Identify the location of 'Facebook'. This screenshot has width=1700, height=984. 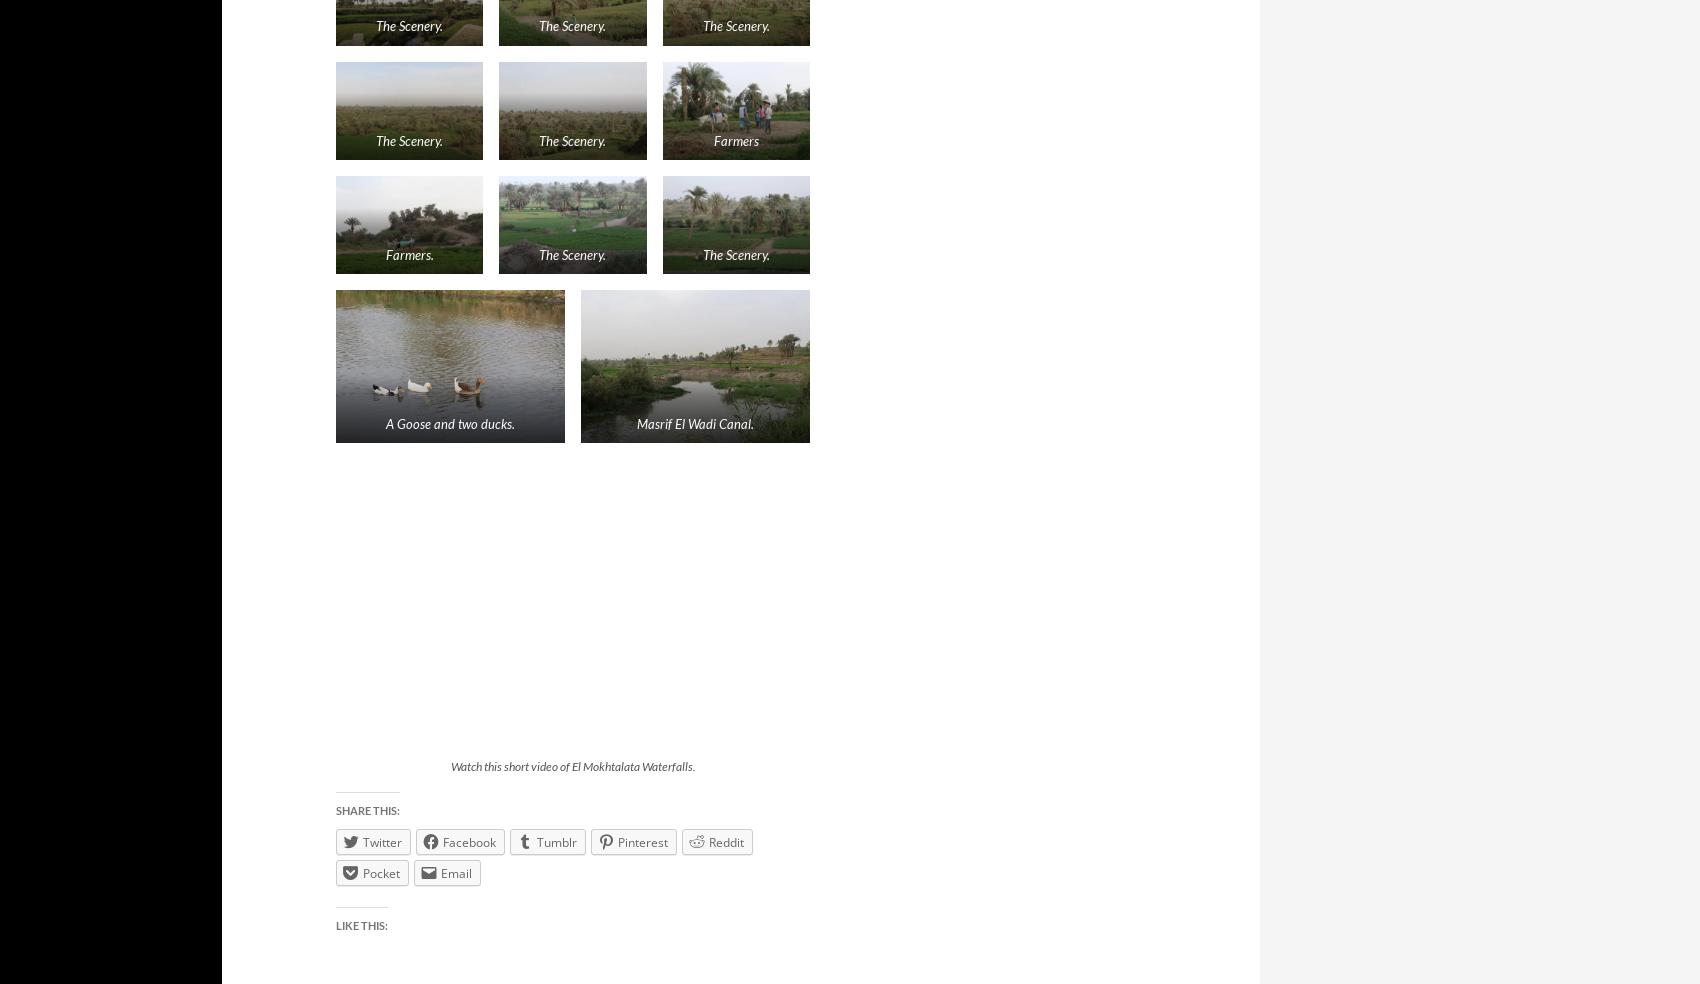
(469, 840).